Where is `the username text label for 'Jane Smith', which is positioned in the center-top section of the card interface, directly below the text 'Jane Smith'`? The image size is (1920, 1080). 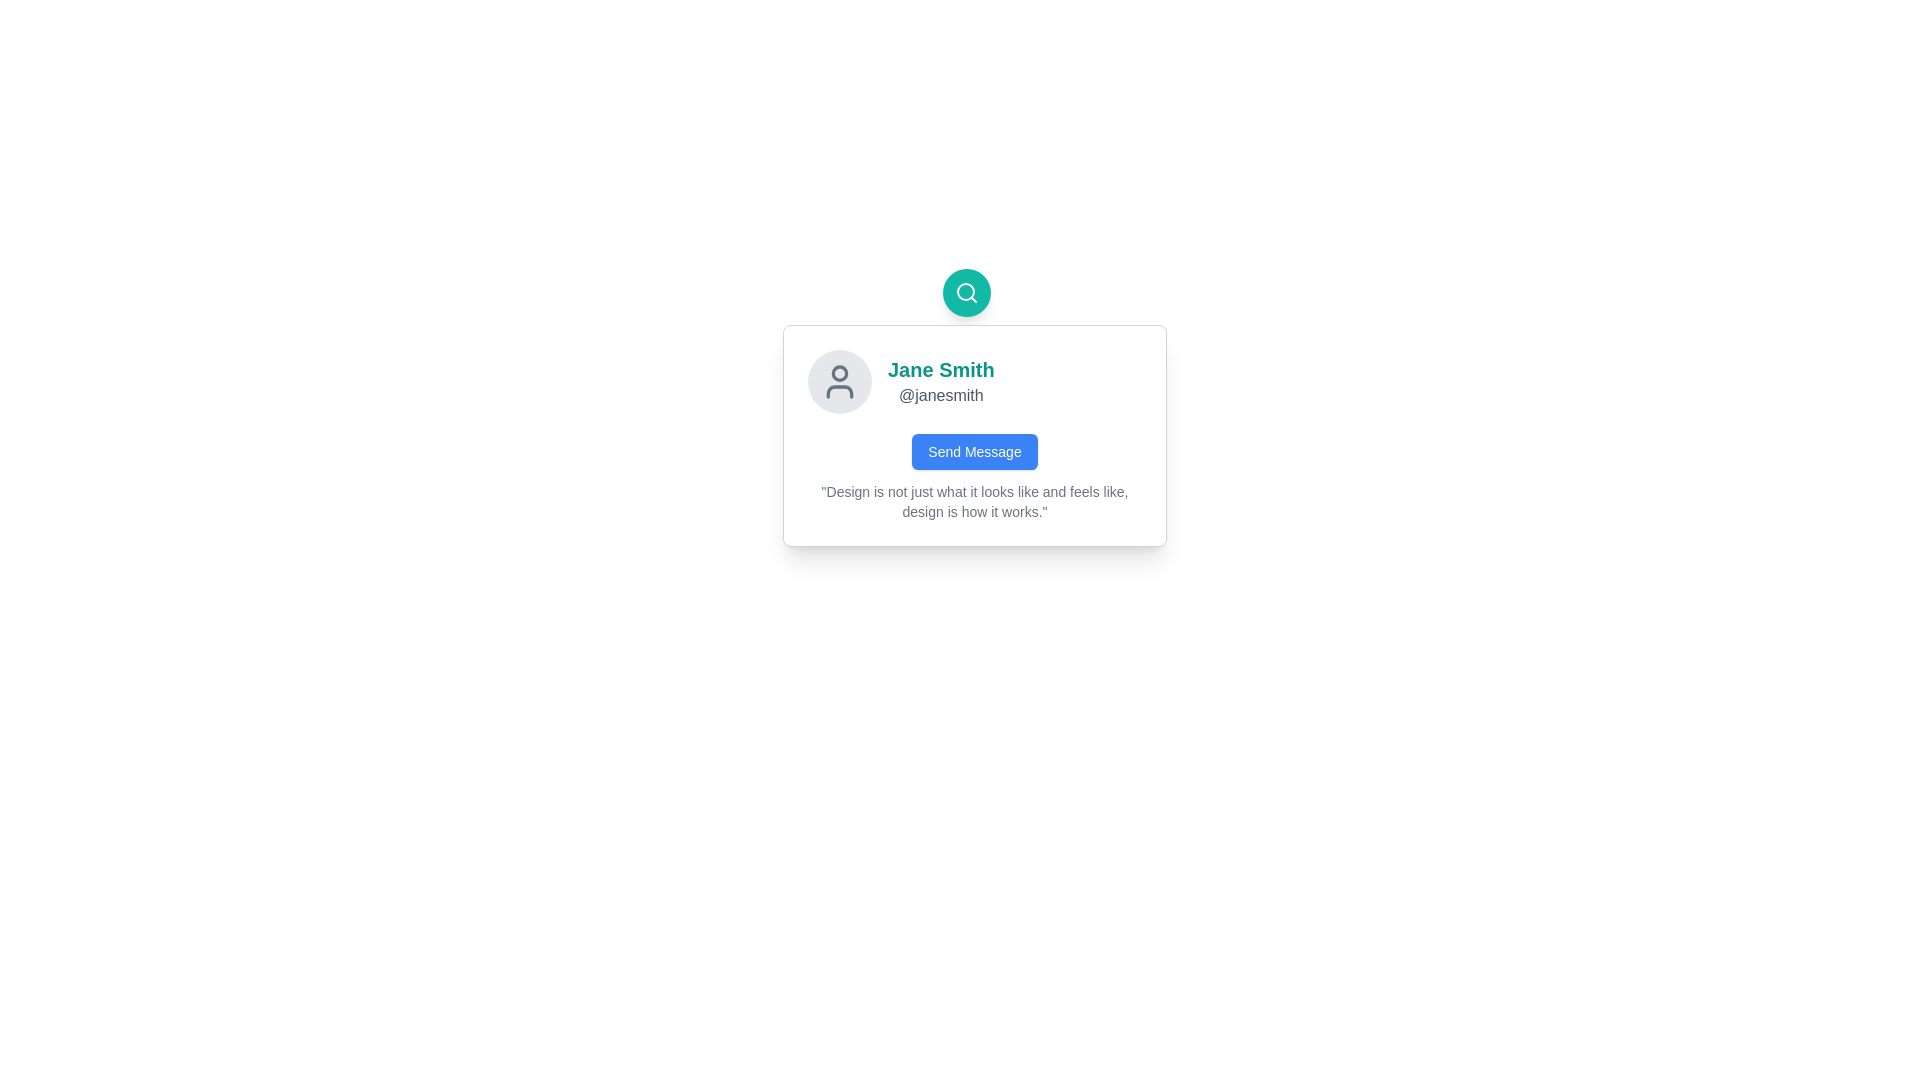
the username text label for 'Jane Smith', which is positioned in the center-top section of the card interface, directly below the text 'Jane Smith' is located at coordinates (940, 396).